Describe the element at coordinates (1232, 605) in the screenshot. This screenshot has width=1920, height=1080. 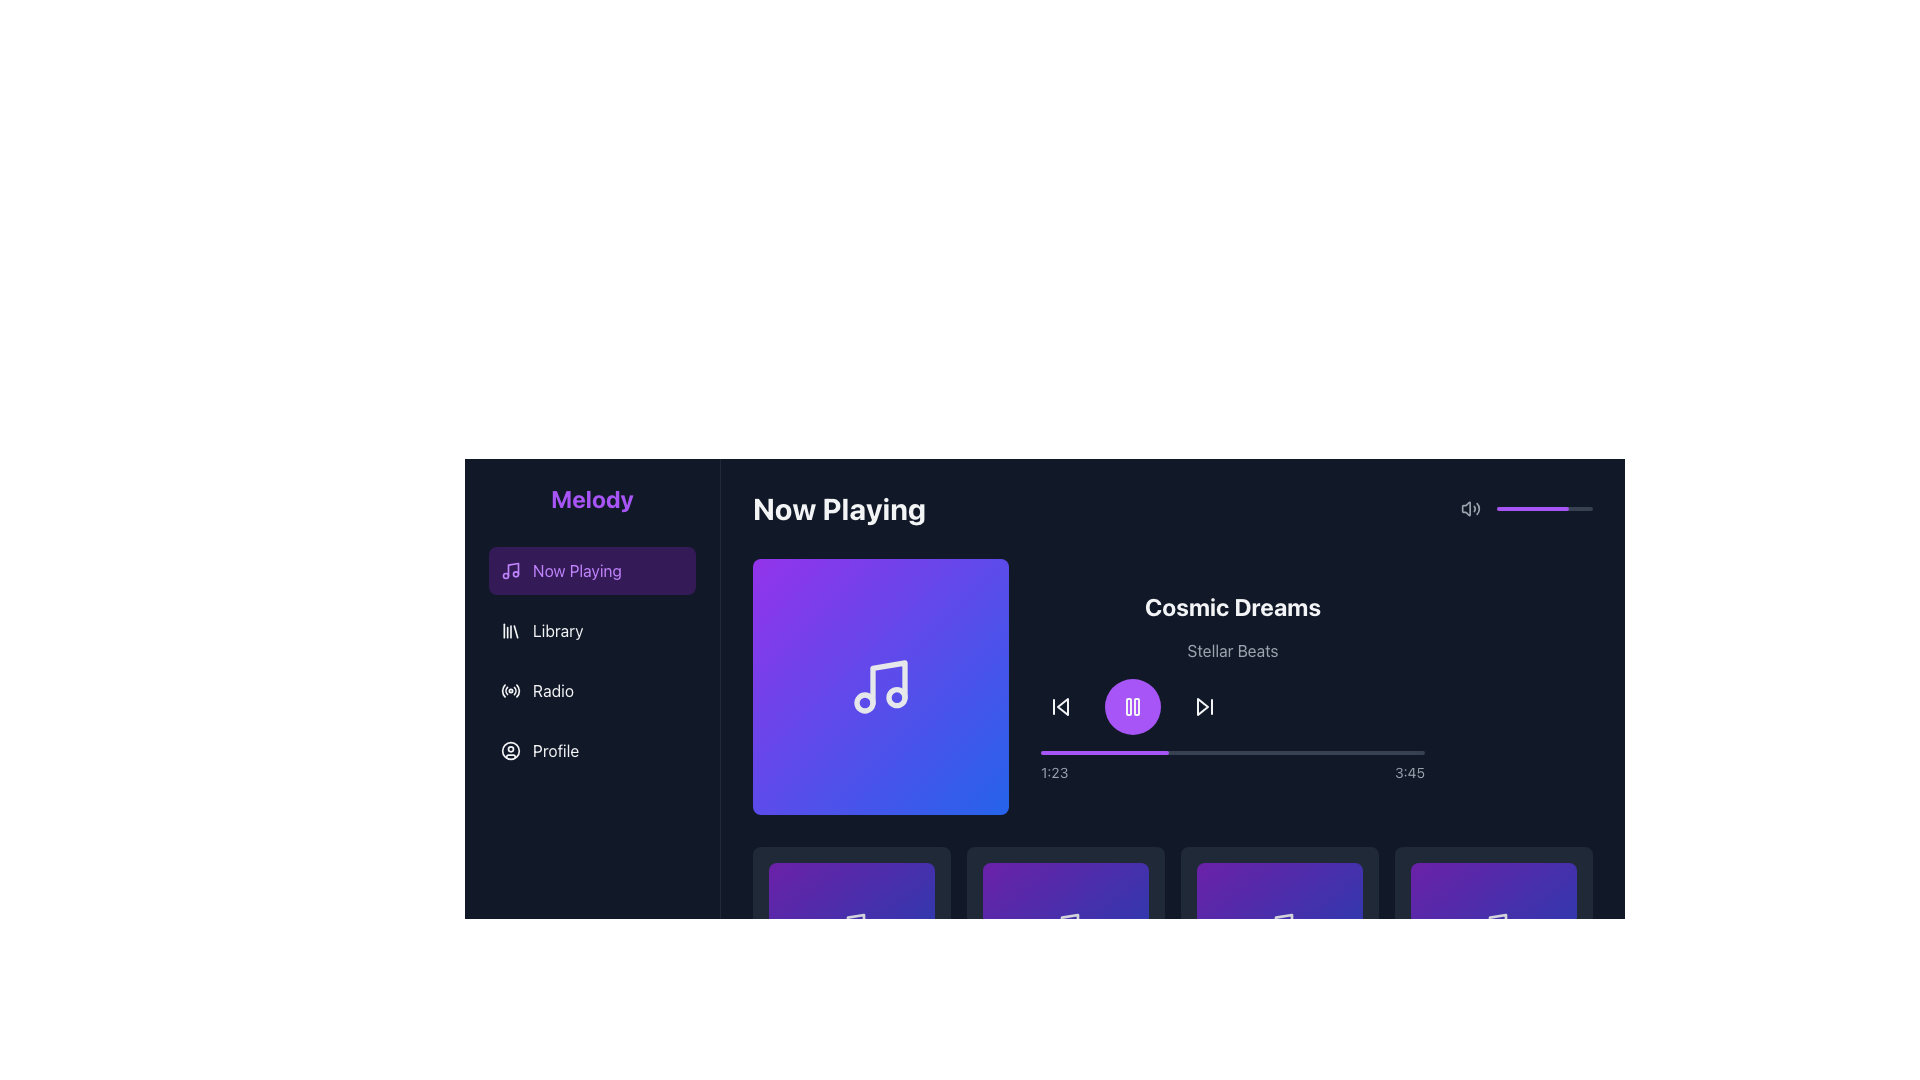
I see `the static title text displaying the currently playing media, located on the right side of the interface, above the subtitle 'Stellar Beats'` at that location.